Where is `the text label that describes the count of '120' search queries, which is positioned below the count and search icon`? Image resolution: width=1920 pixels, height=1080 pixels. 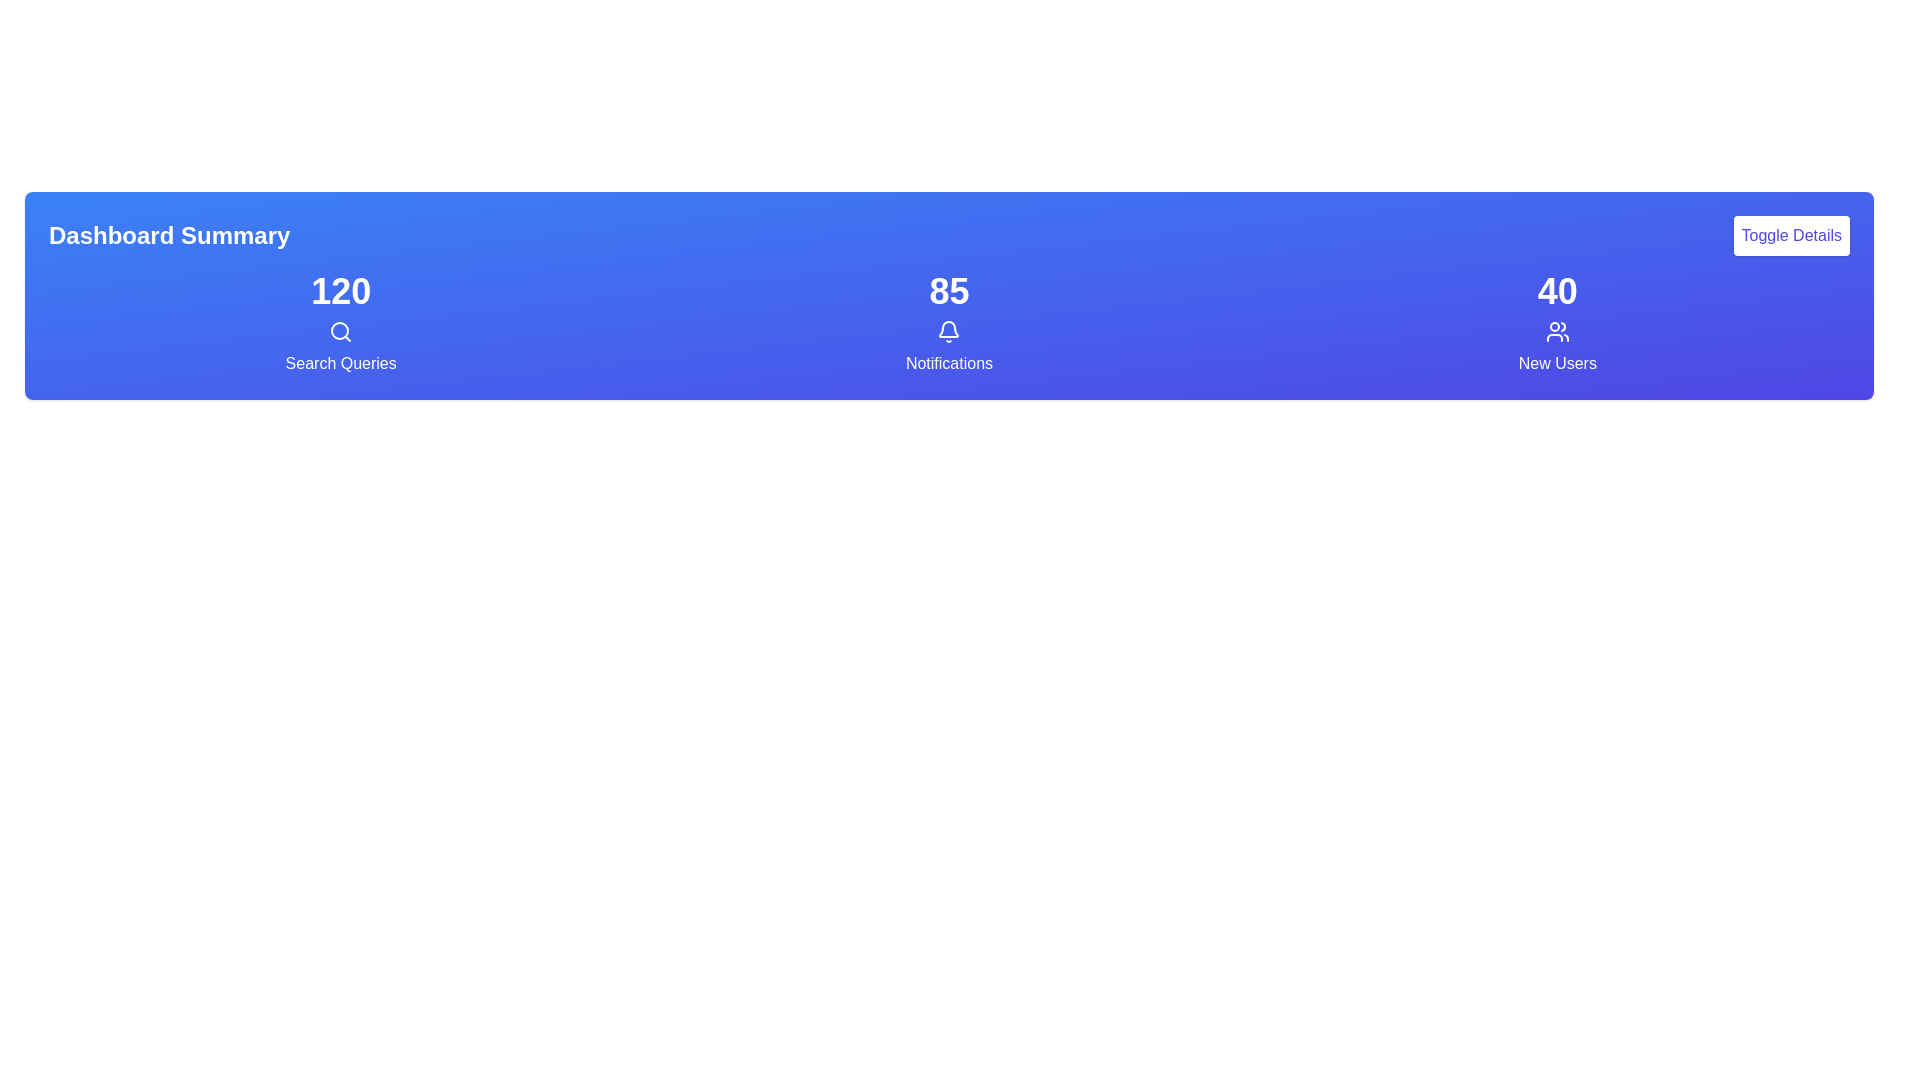
the text label that describes the count of '120' search queries, which is positioned below the count and search icon is located at coordinates (341, 363).